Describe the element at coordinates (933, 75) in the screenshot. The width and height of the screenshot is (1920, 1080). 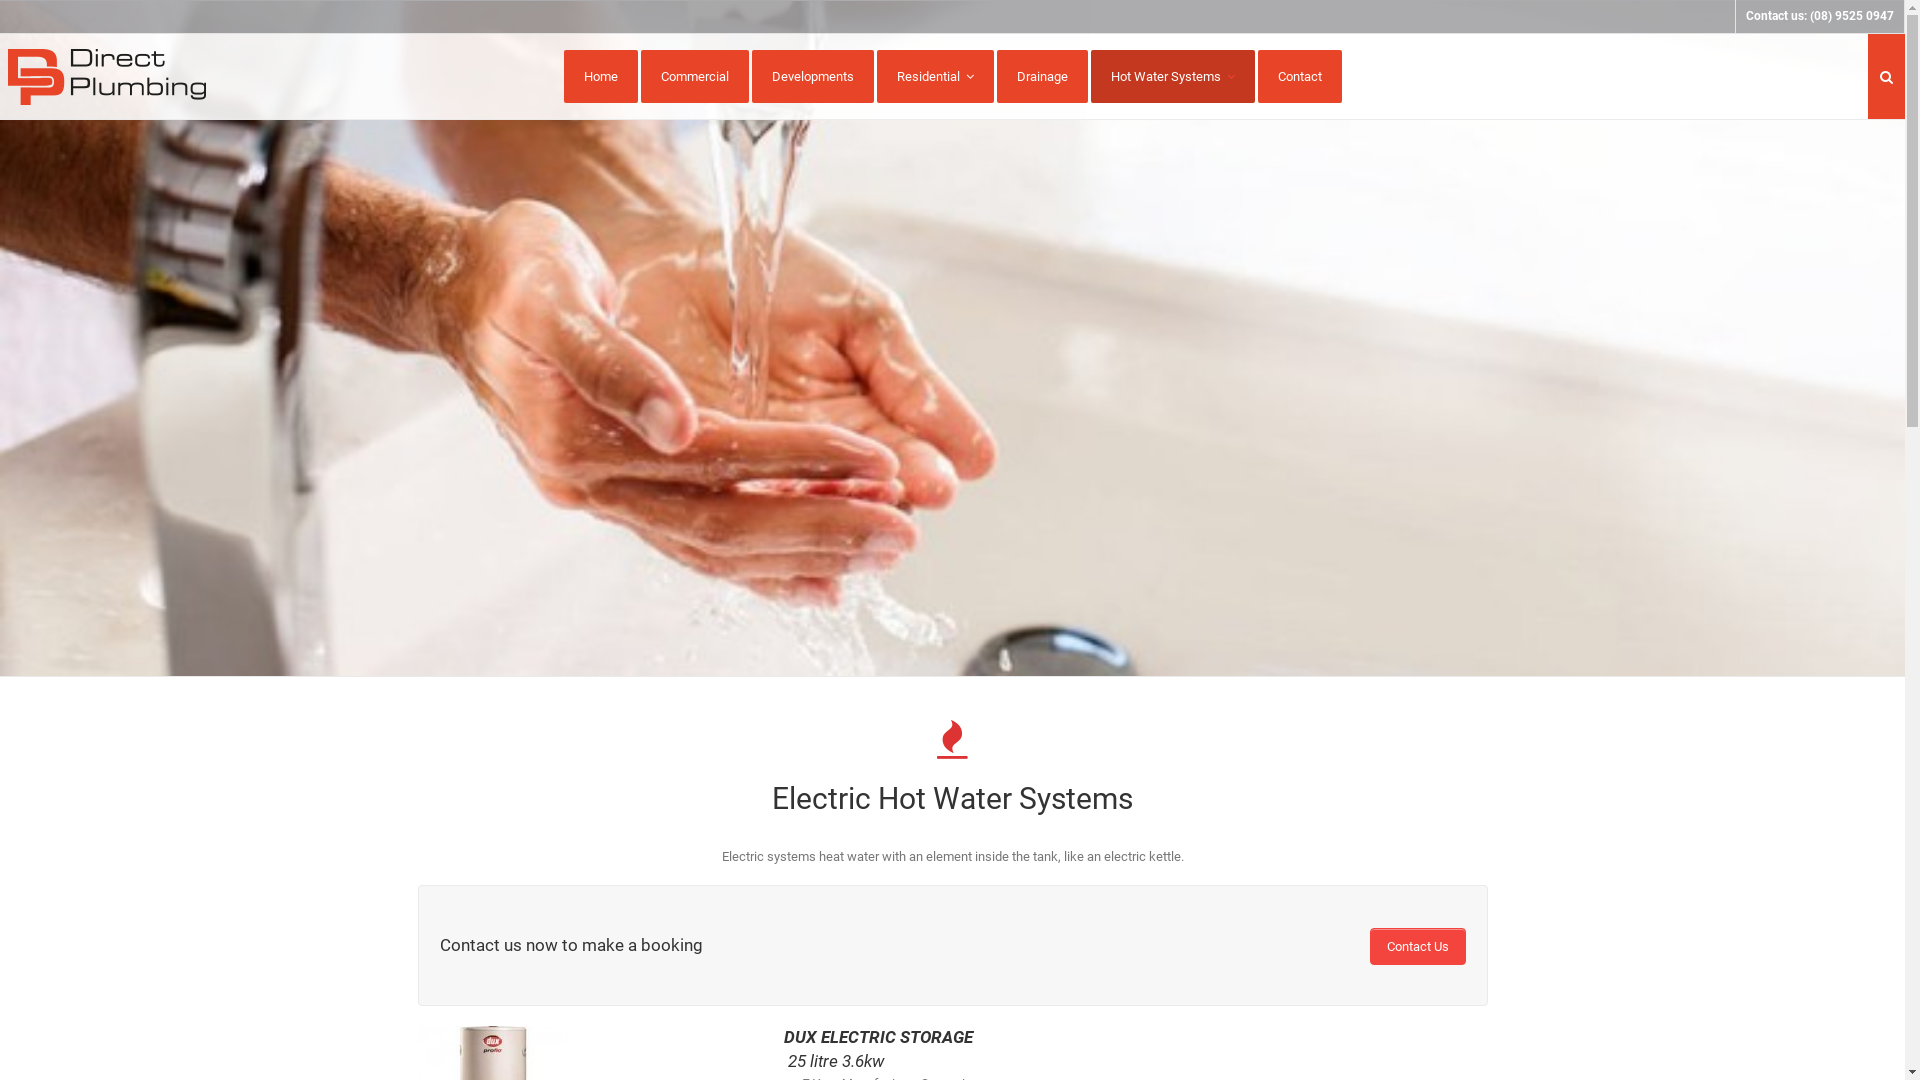
I see `'Residential'` at that location.